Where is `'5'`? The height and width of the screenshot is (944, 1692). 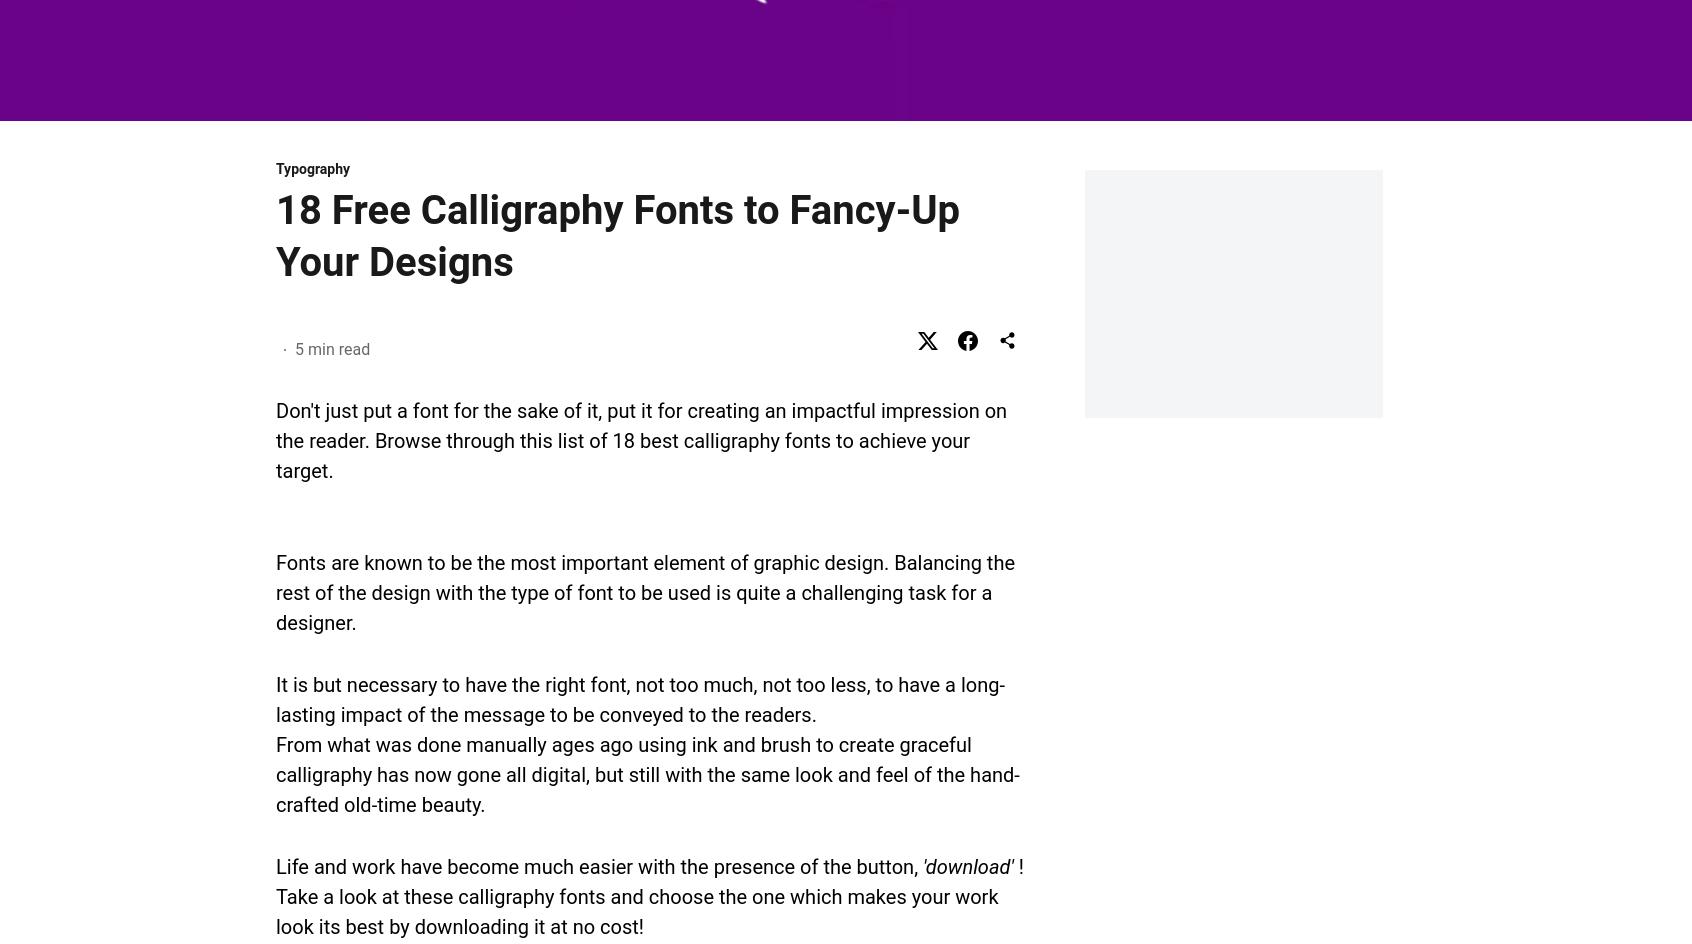 '5' is located at coordinates (298, 348).